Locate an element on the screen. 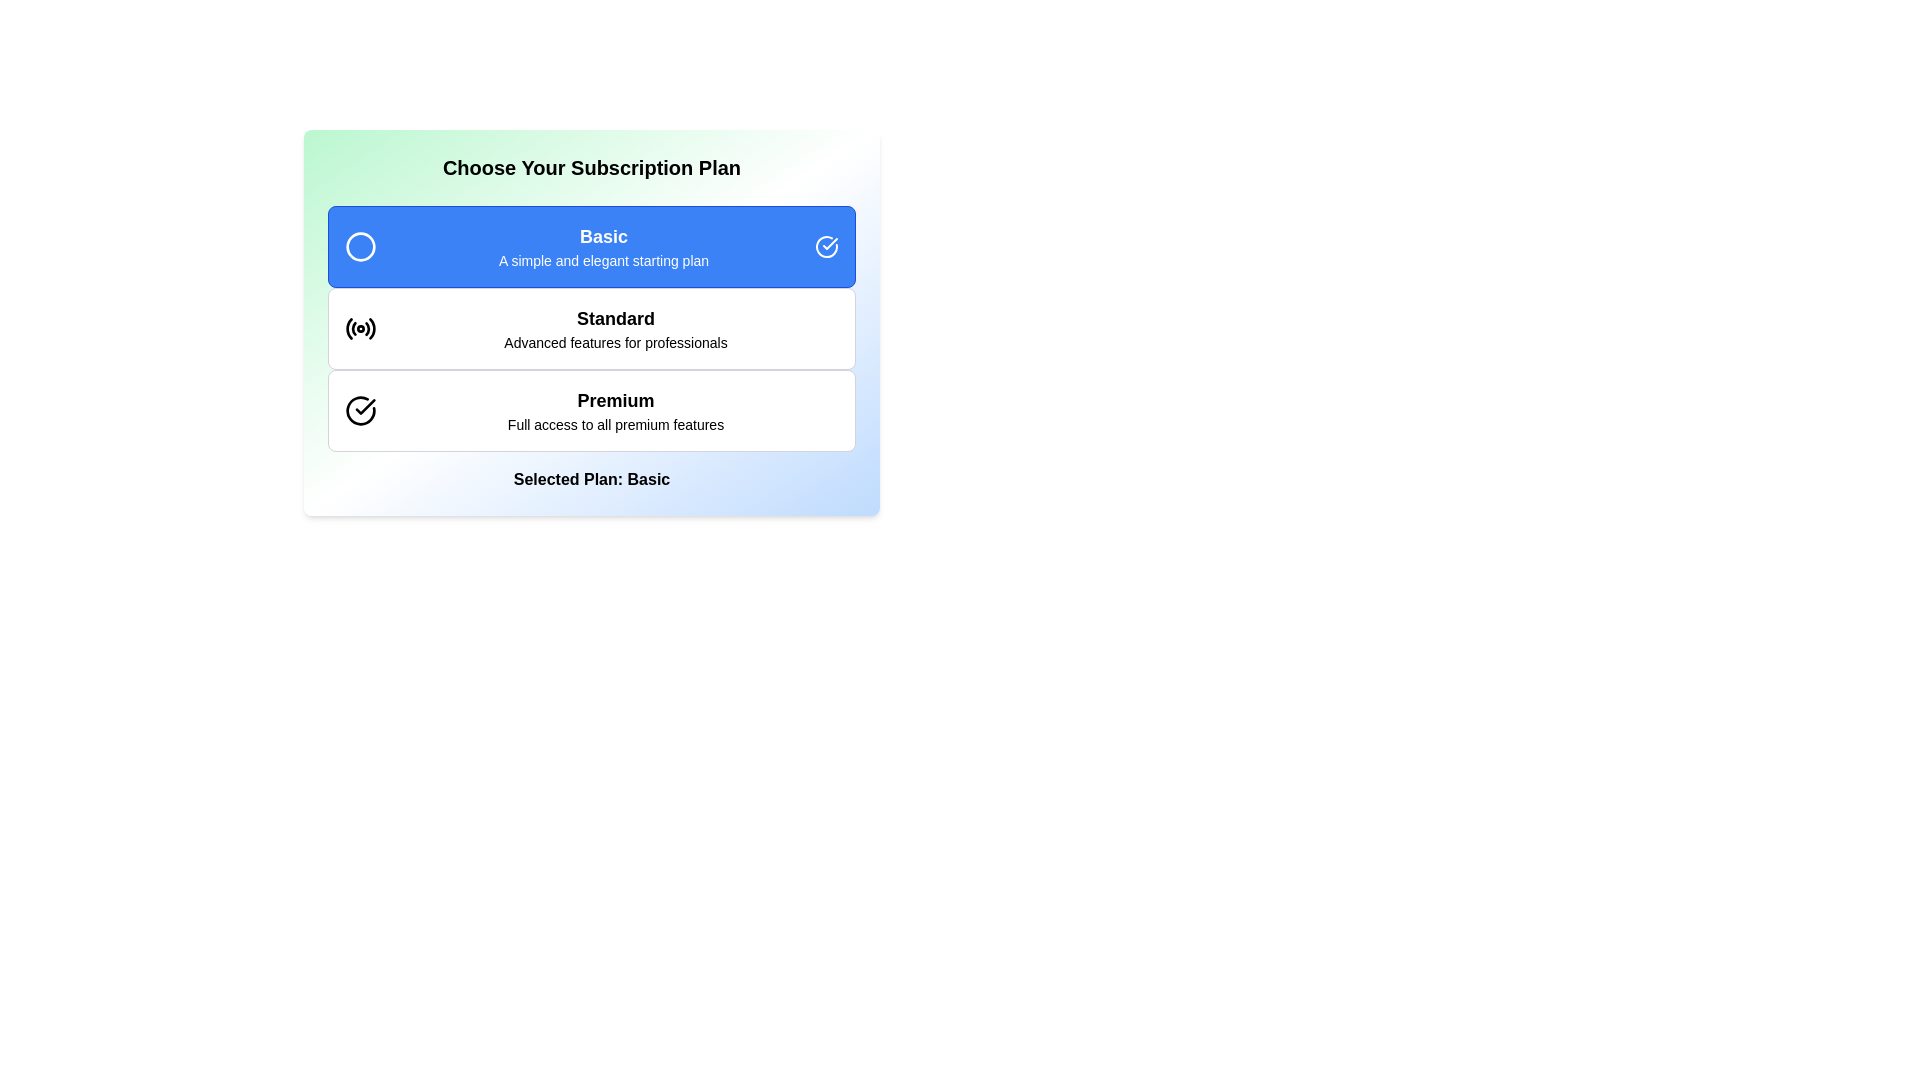 Image resolution: width=1920 pixels, height=1080 pixels. the 'Standard' selectable option is located at coordinates (590, 327).